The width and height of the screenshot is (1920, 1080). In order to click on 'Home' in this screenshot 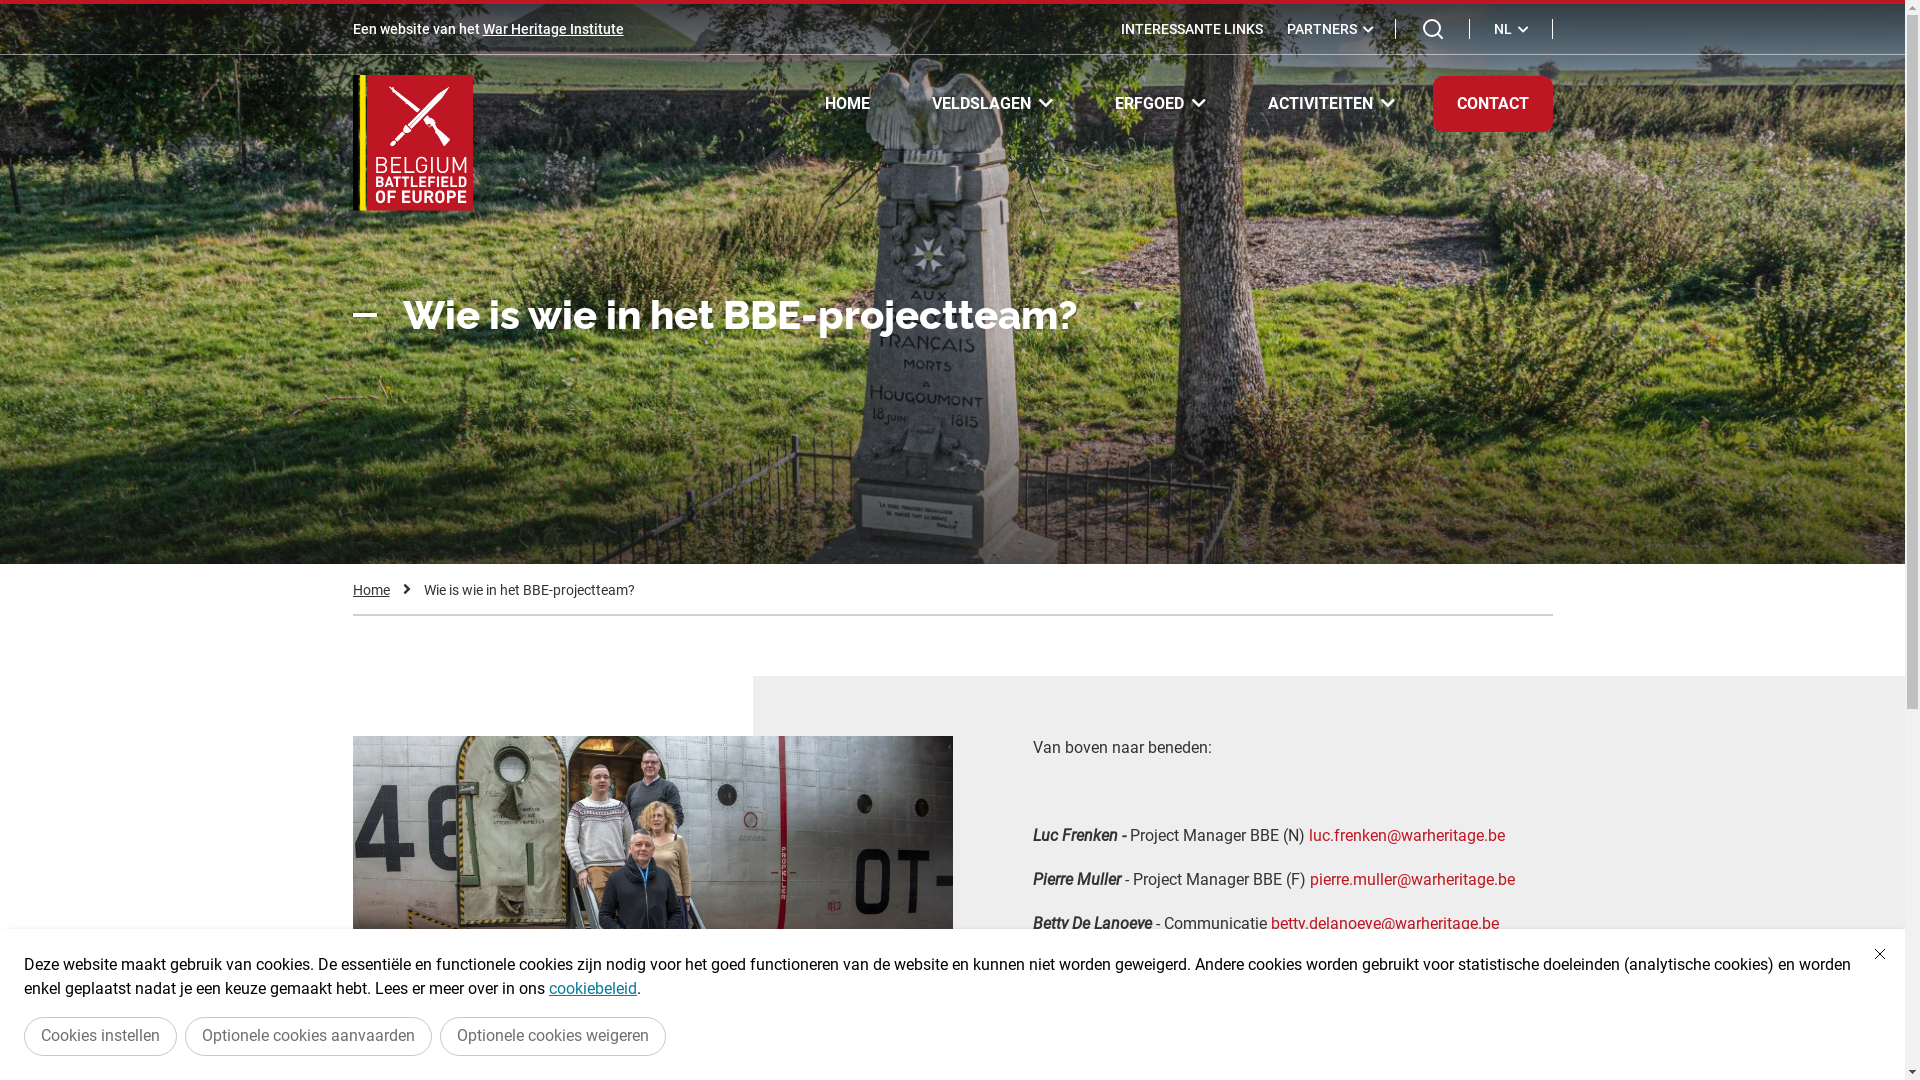, I will do `click(370, 589)`.